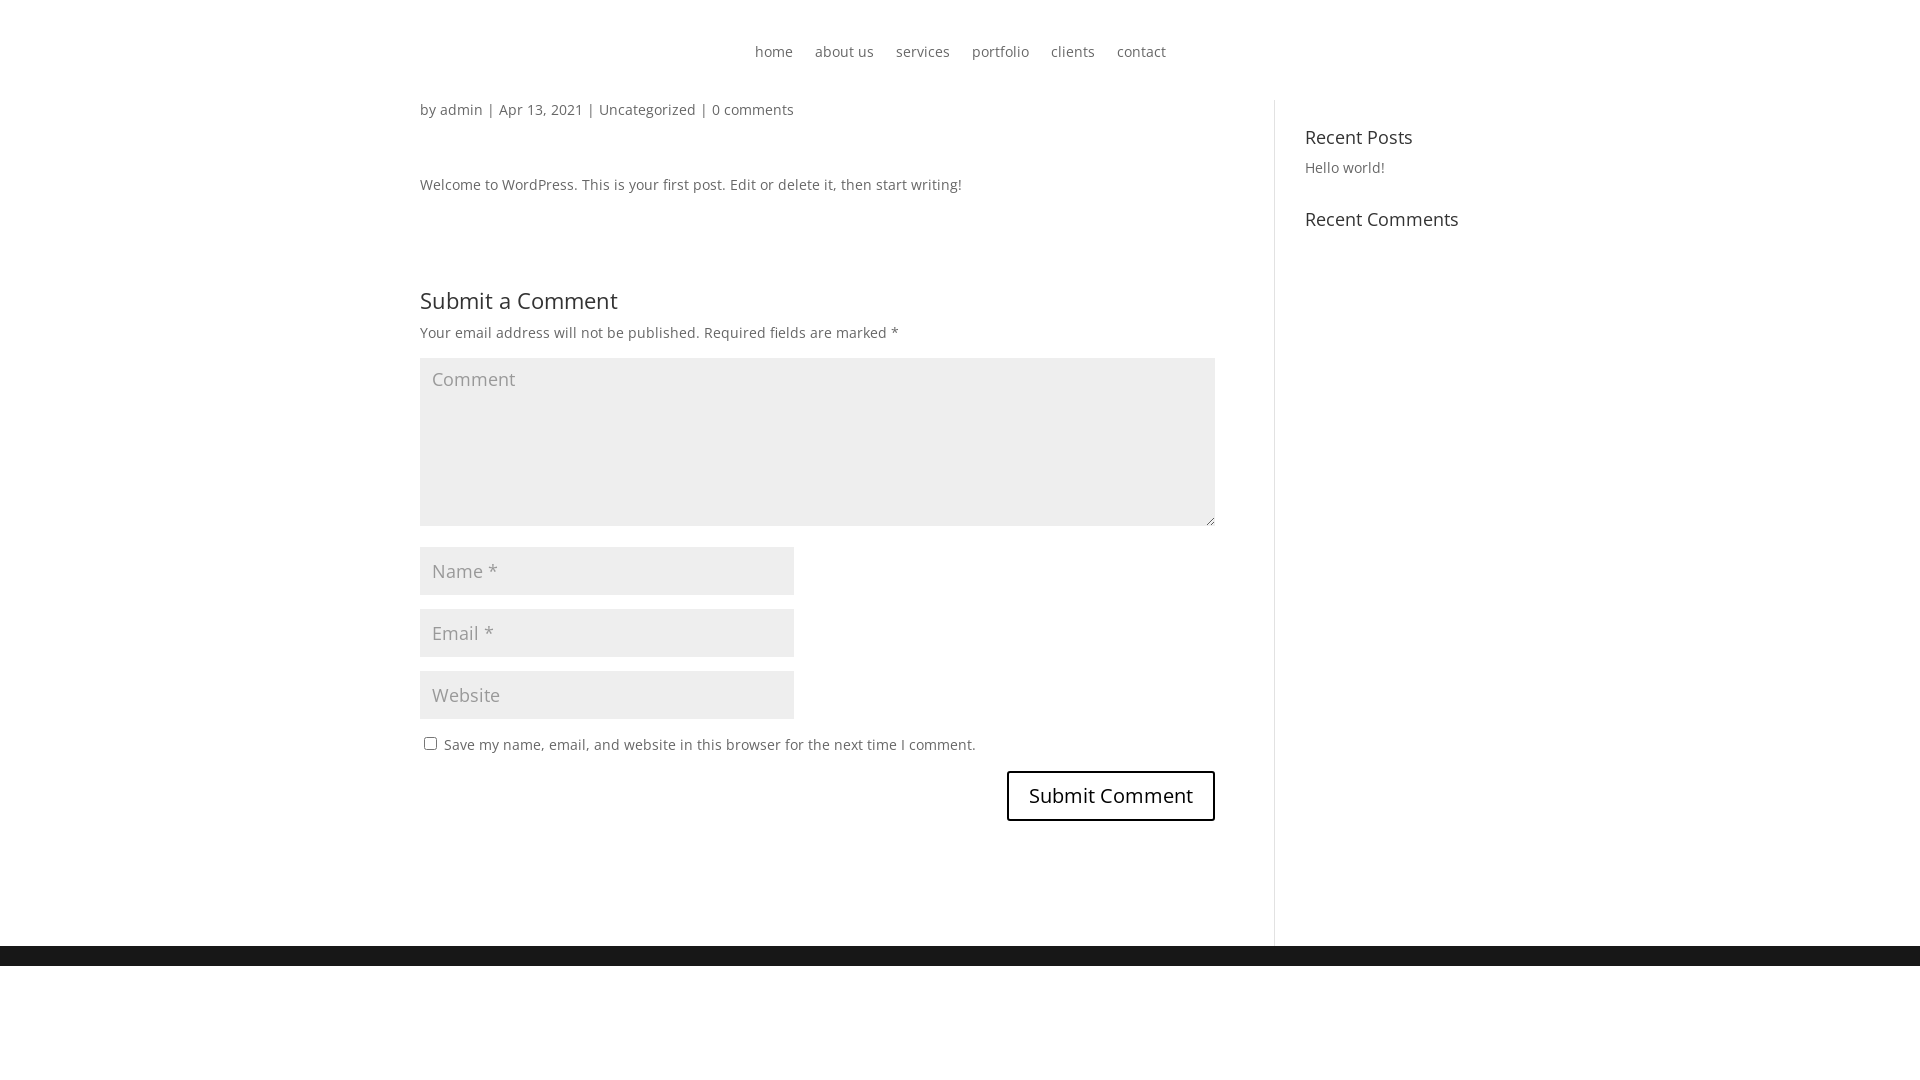  What do you see at coordinates (895, 55) in the screenshot?
I see `'services'` at bounding box center [895, 55].